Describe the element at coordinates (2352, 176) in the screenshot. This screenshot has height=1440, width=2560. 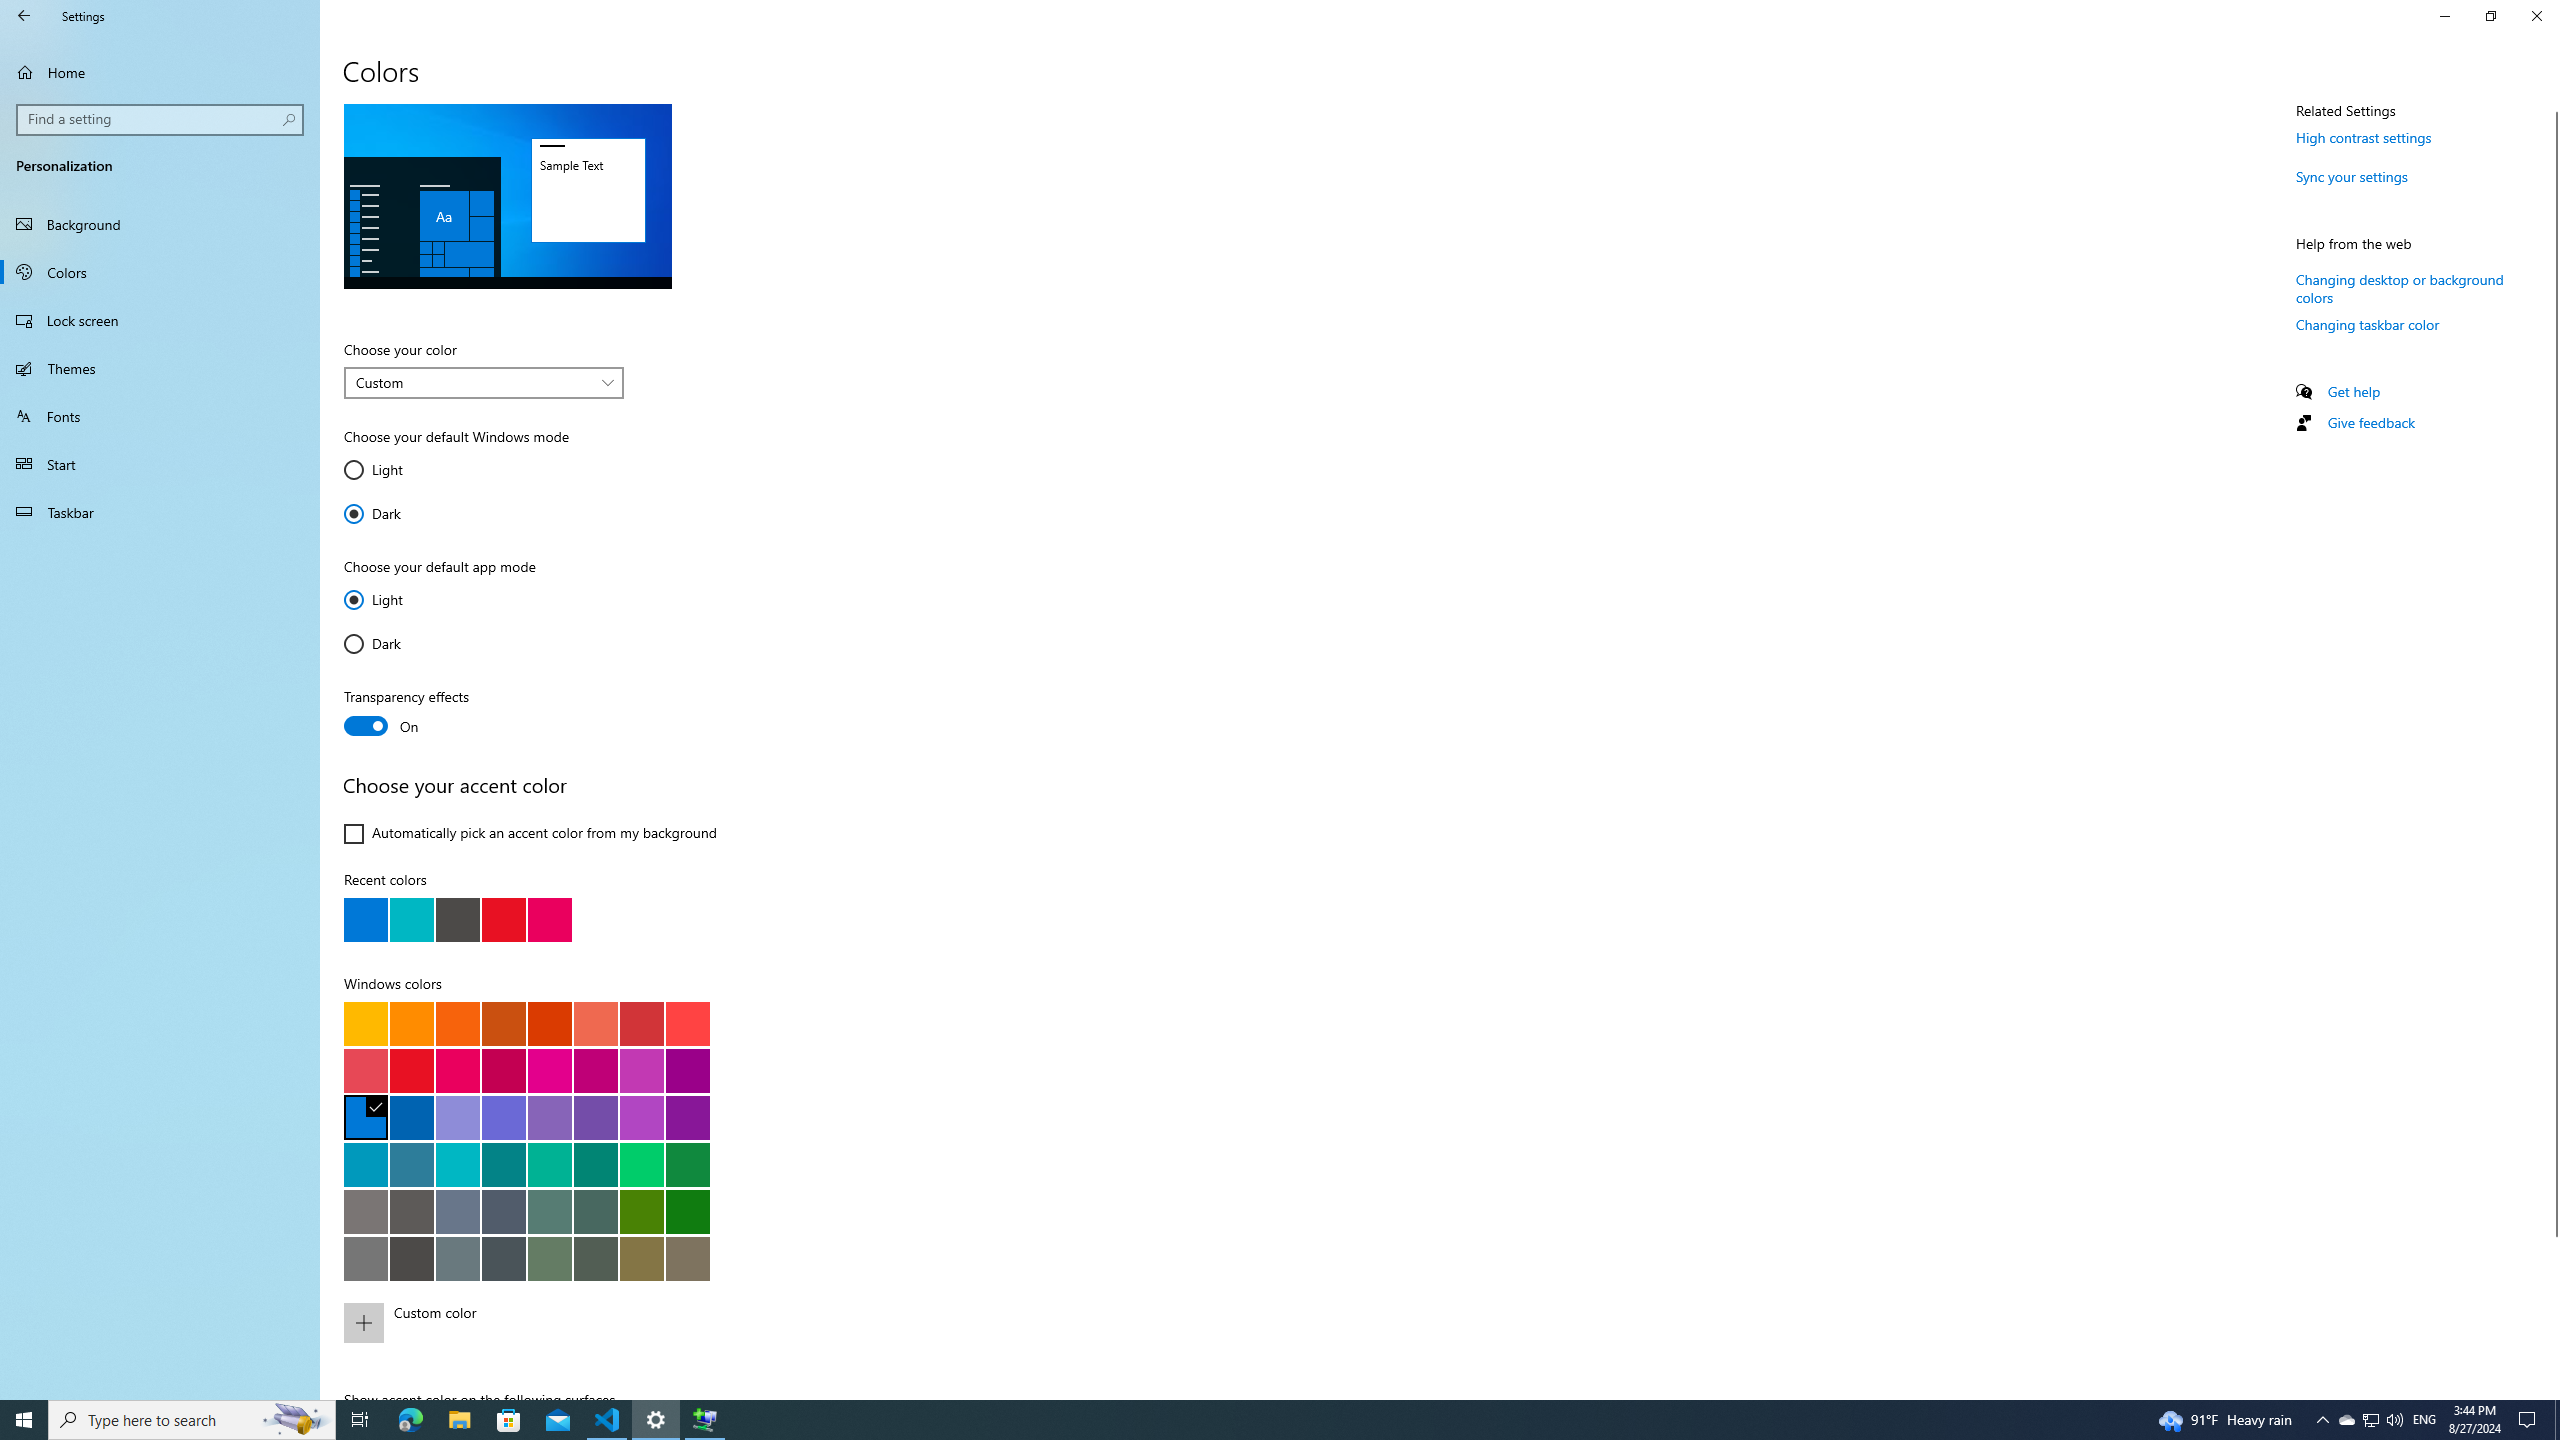
I see `'Sync your settings'` at that location.